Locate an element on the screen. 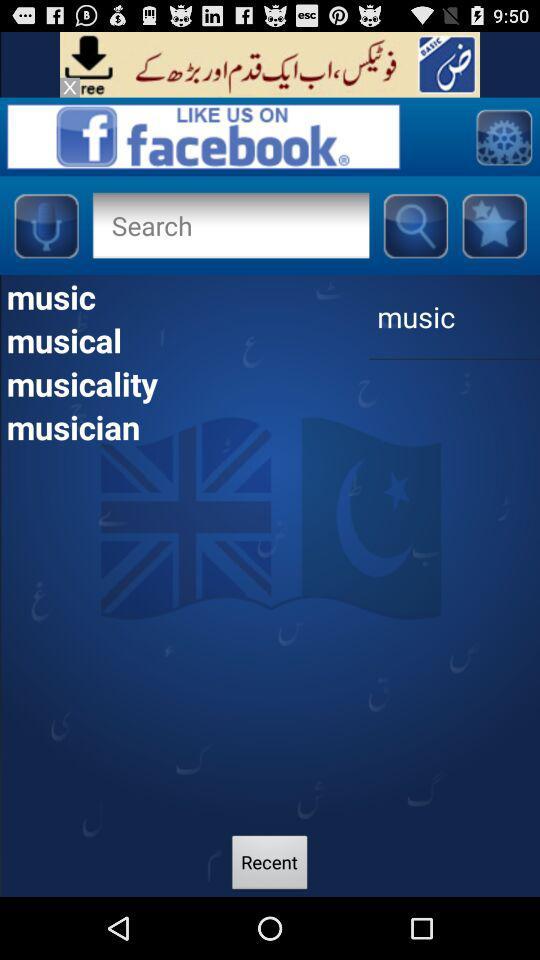  page is located at coordinates (493, 225).